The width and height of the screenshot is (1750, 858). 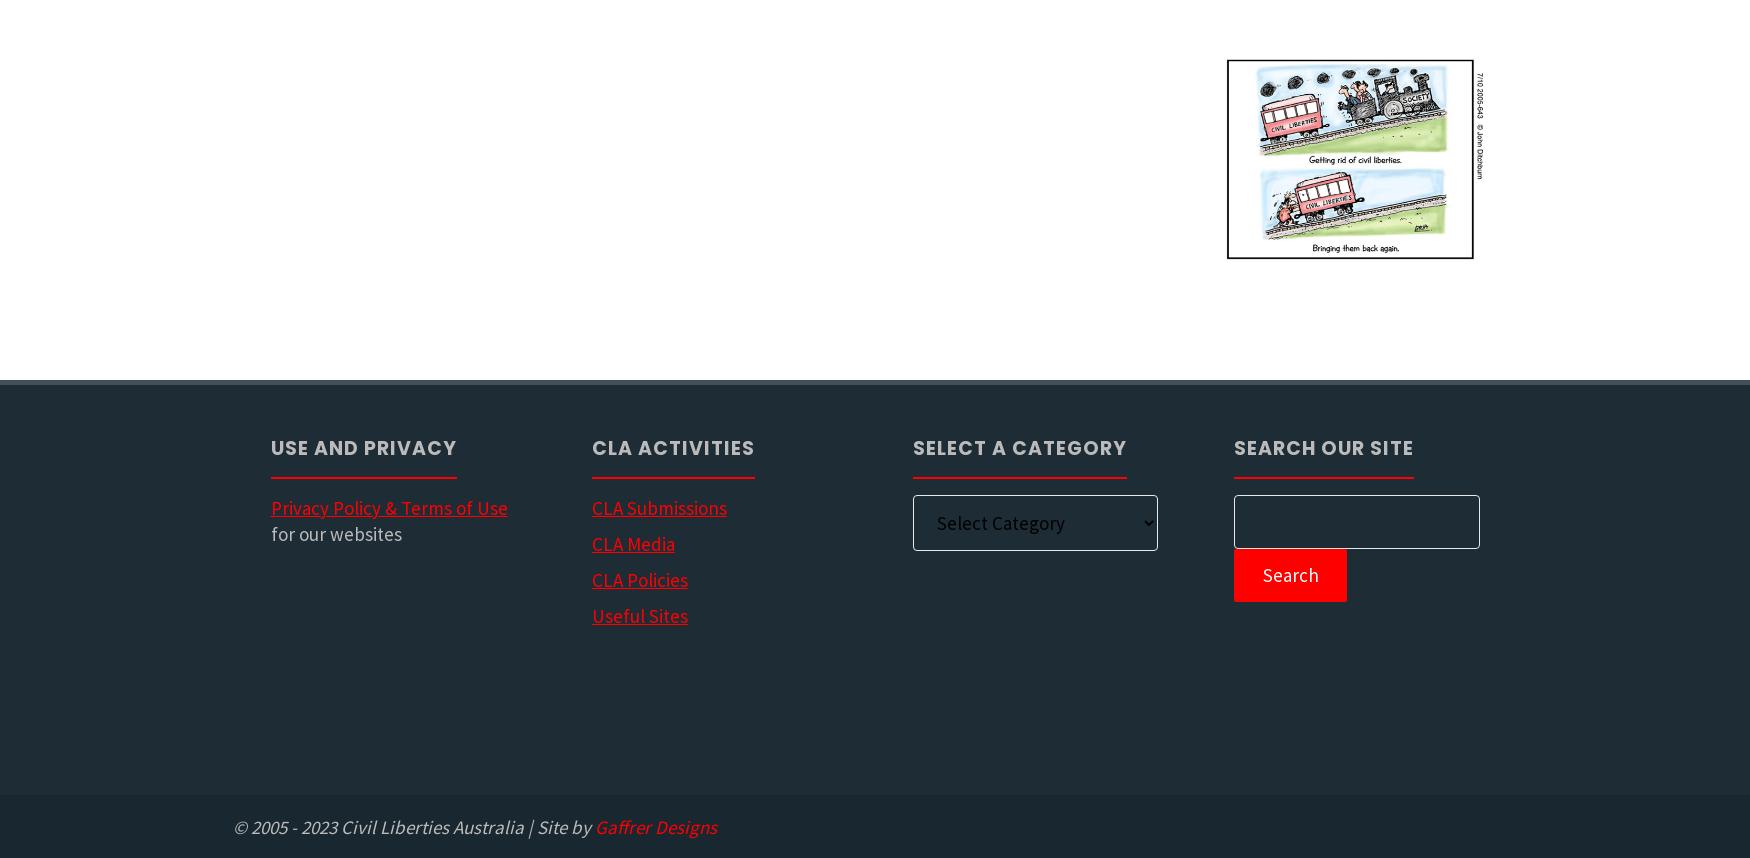 What do you see at coordinates (657, 505) in the screenshot?
I see `'CLA Submissions'` at bounding box center [657, 505].